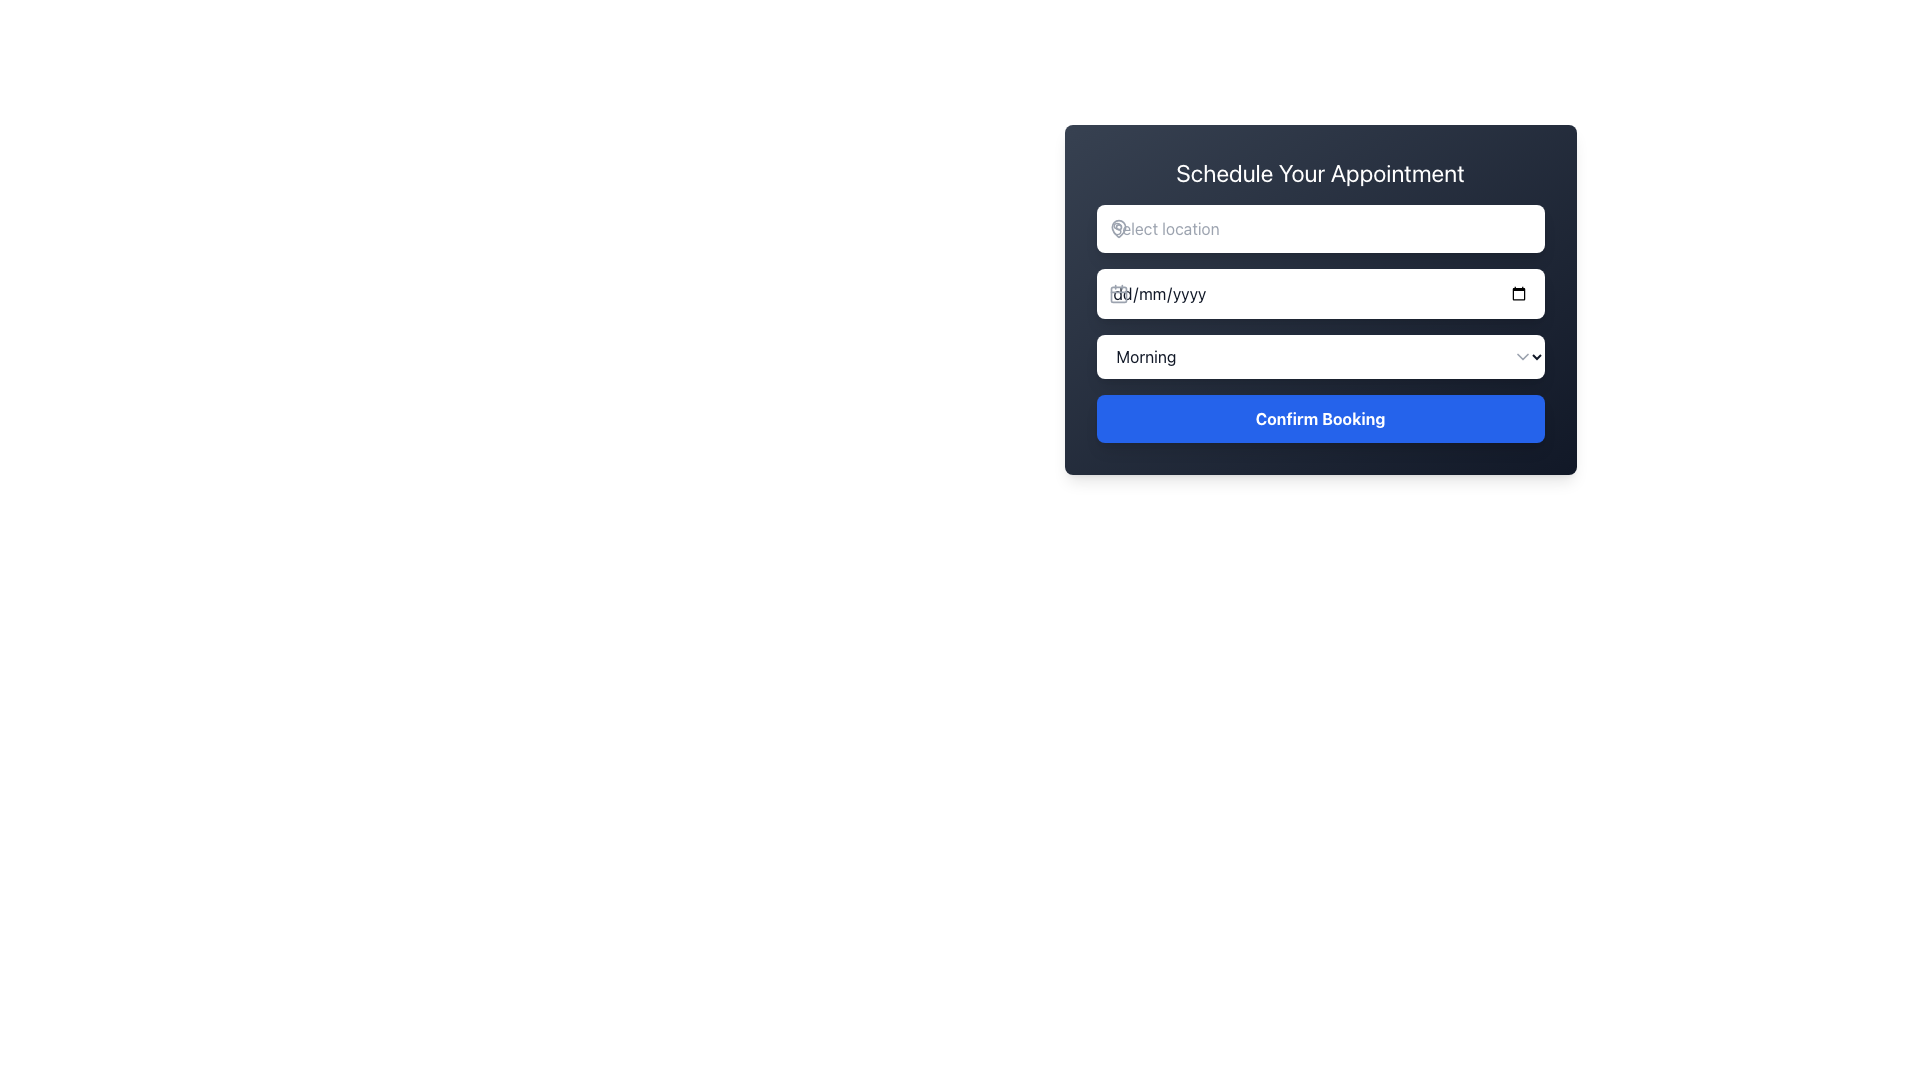  Describe the element at coordinates (1320, 418) in the screenshot. I see `the 'Confirm Booking' button, which is a rectangular button with a vibrant blue background and bold white text, located at the bottom of the layout` at that location.